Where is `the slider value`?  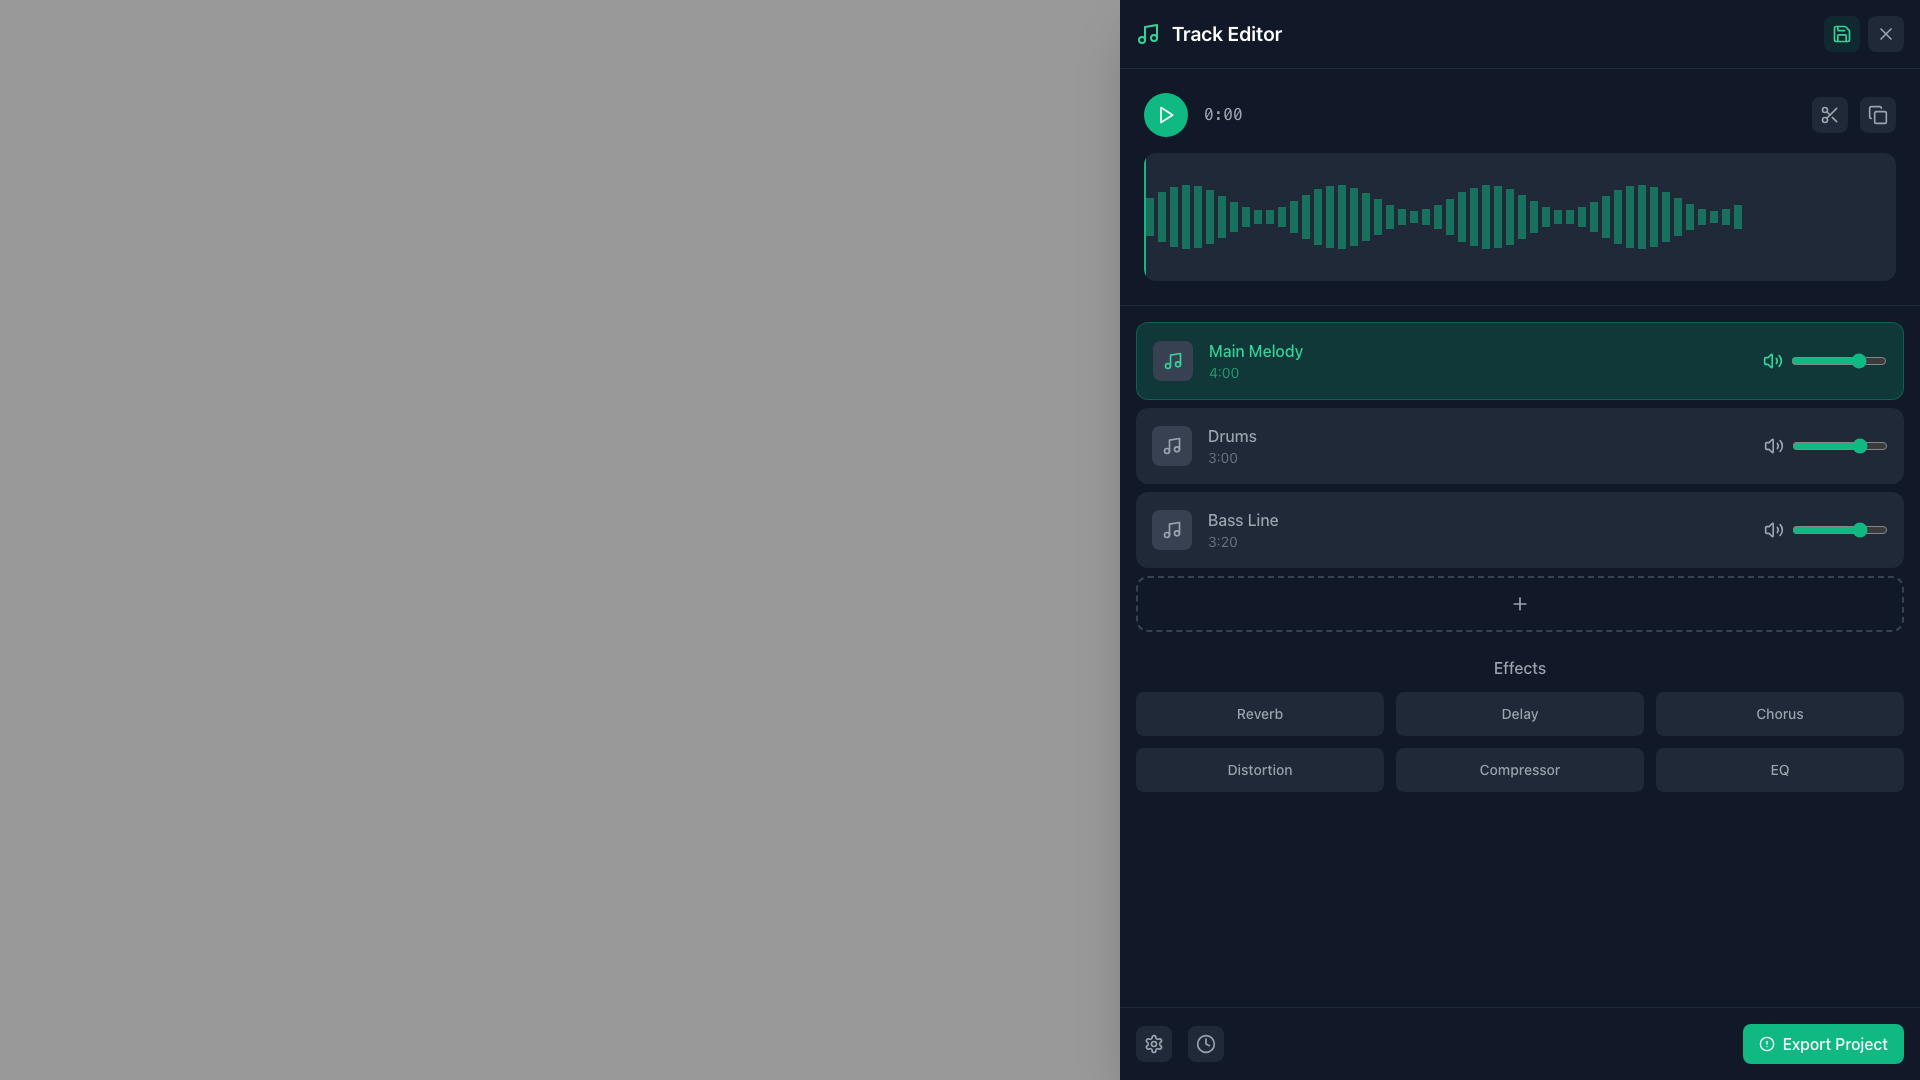
the slider value is located at coordinates (1870, 361).